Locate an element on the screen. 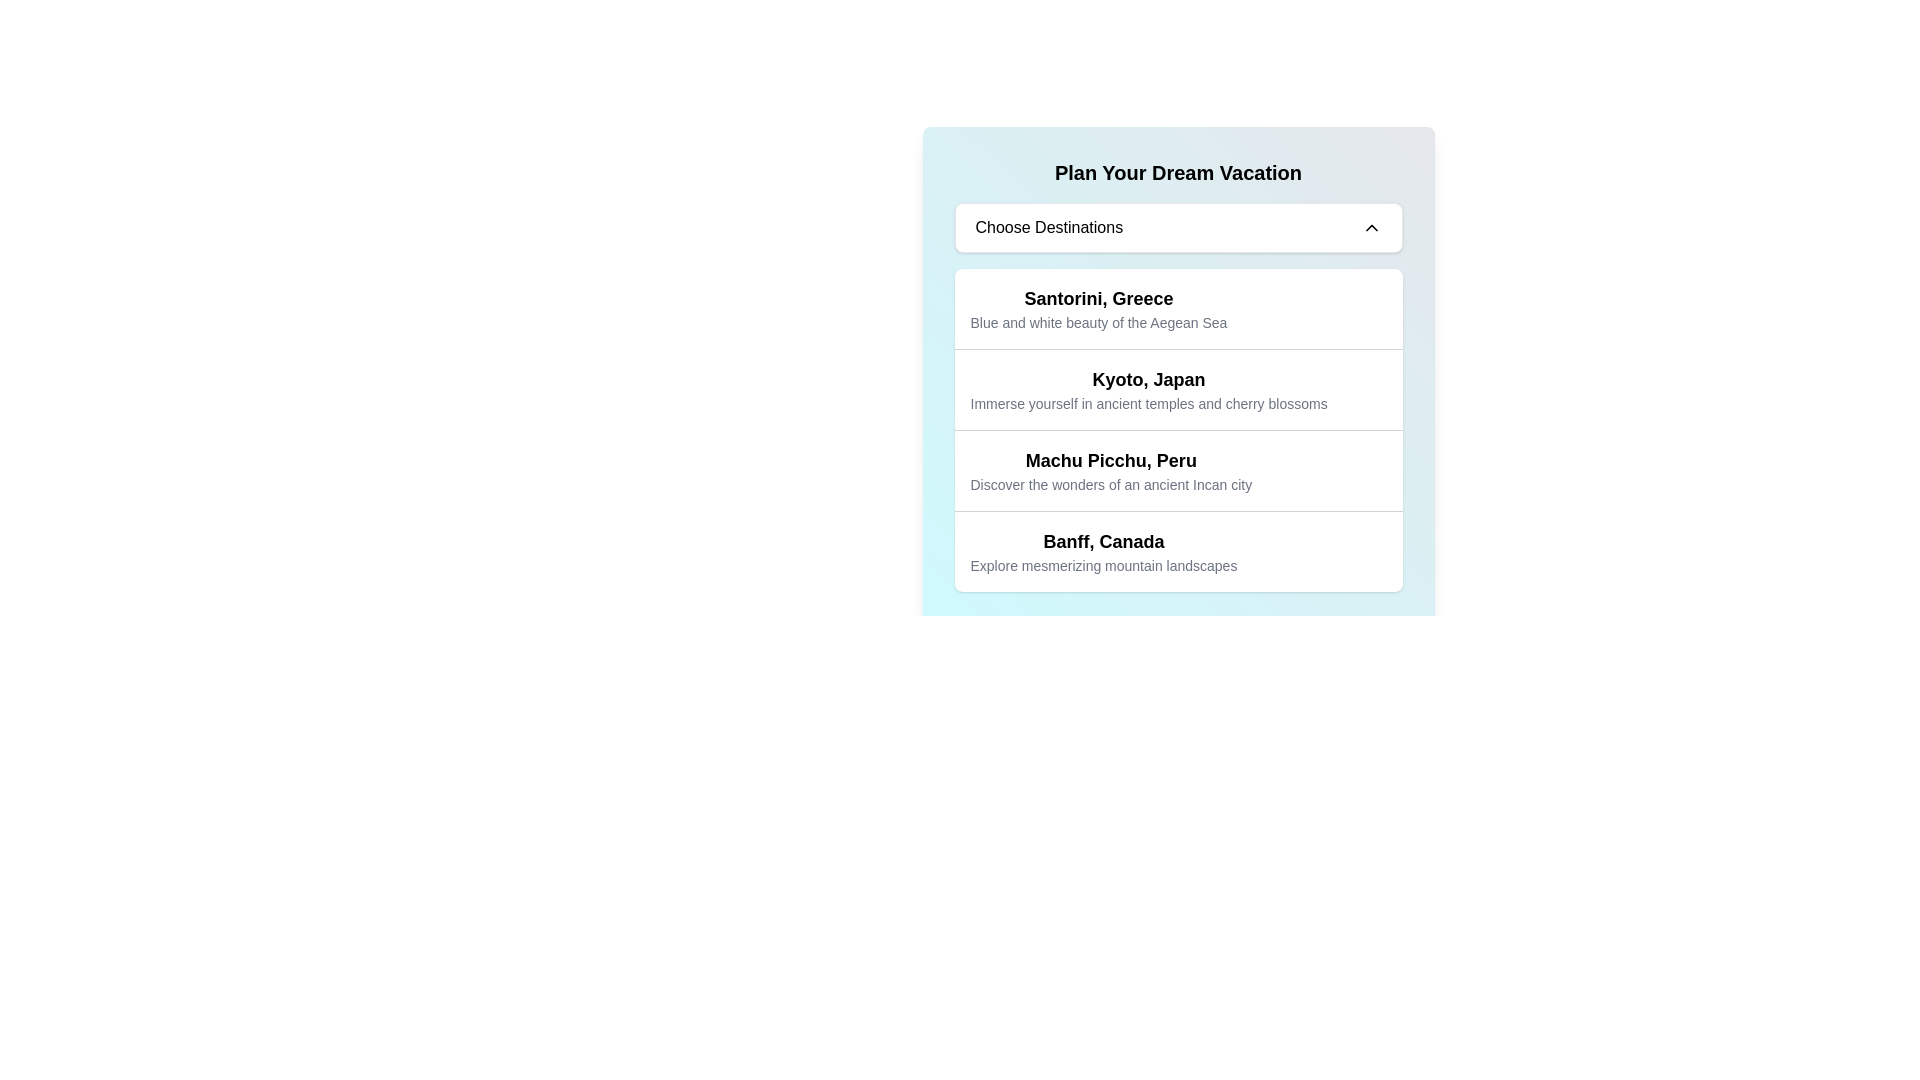  the Textual Description Block for 'Kyoto, Japan' is located at coordinates (1149, 389).